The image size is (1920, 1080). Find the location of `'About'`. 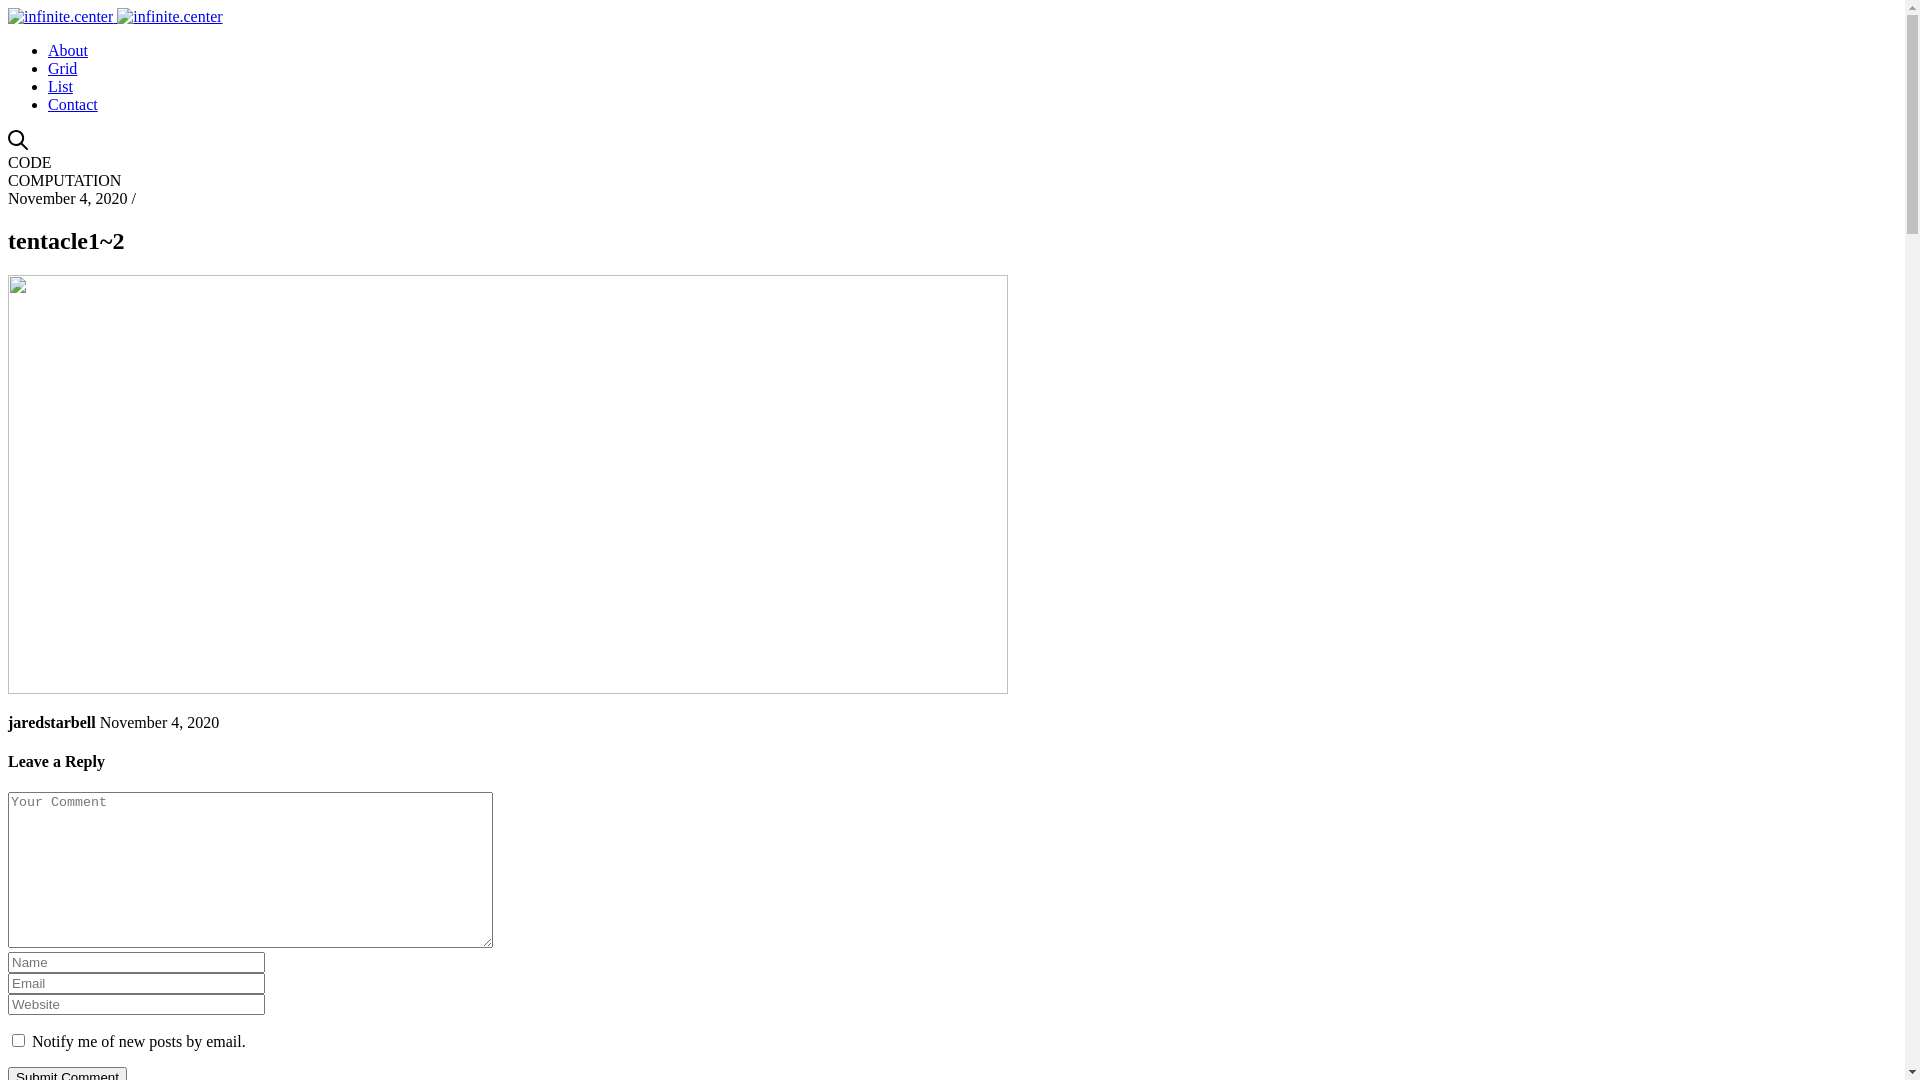

'About' is located at coordinates (67, 49).